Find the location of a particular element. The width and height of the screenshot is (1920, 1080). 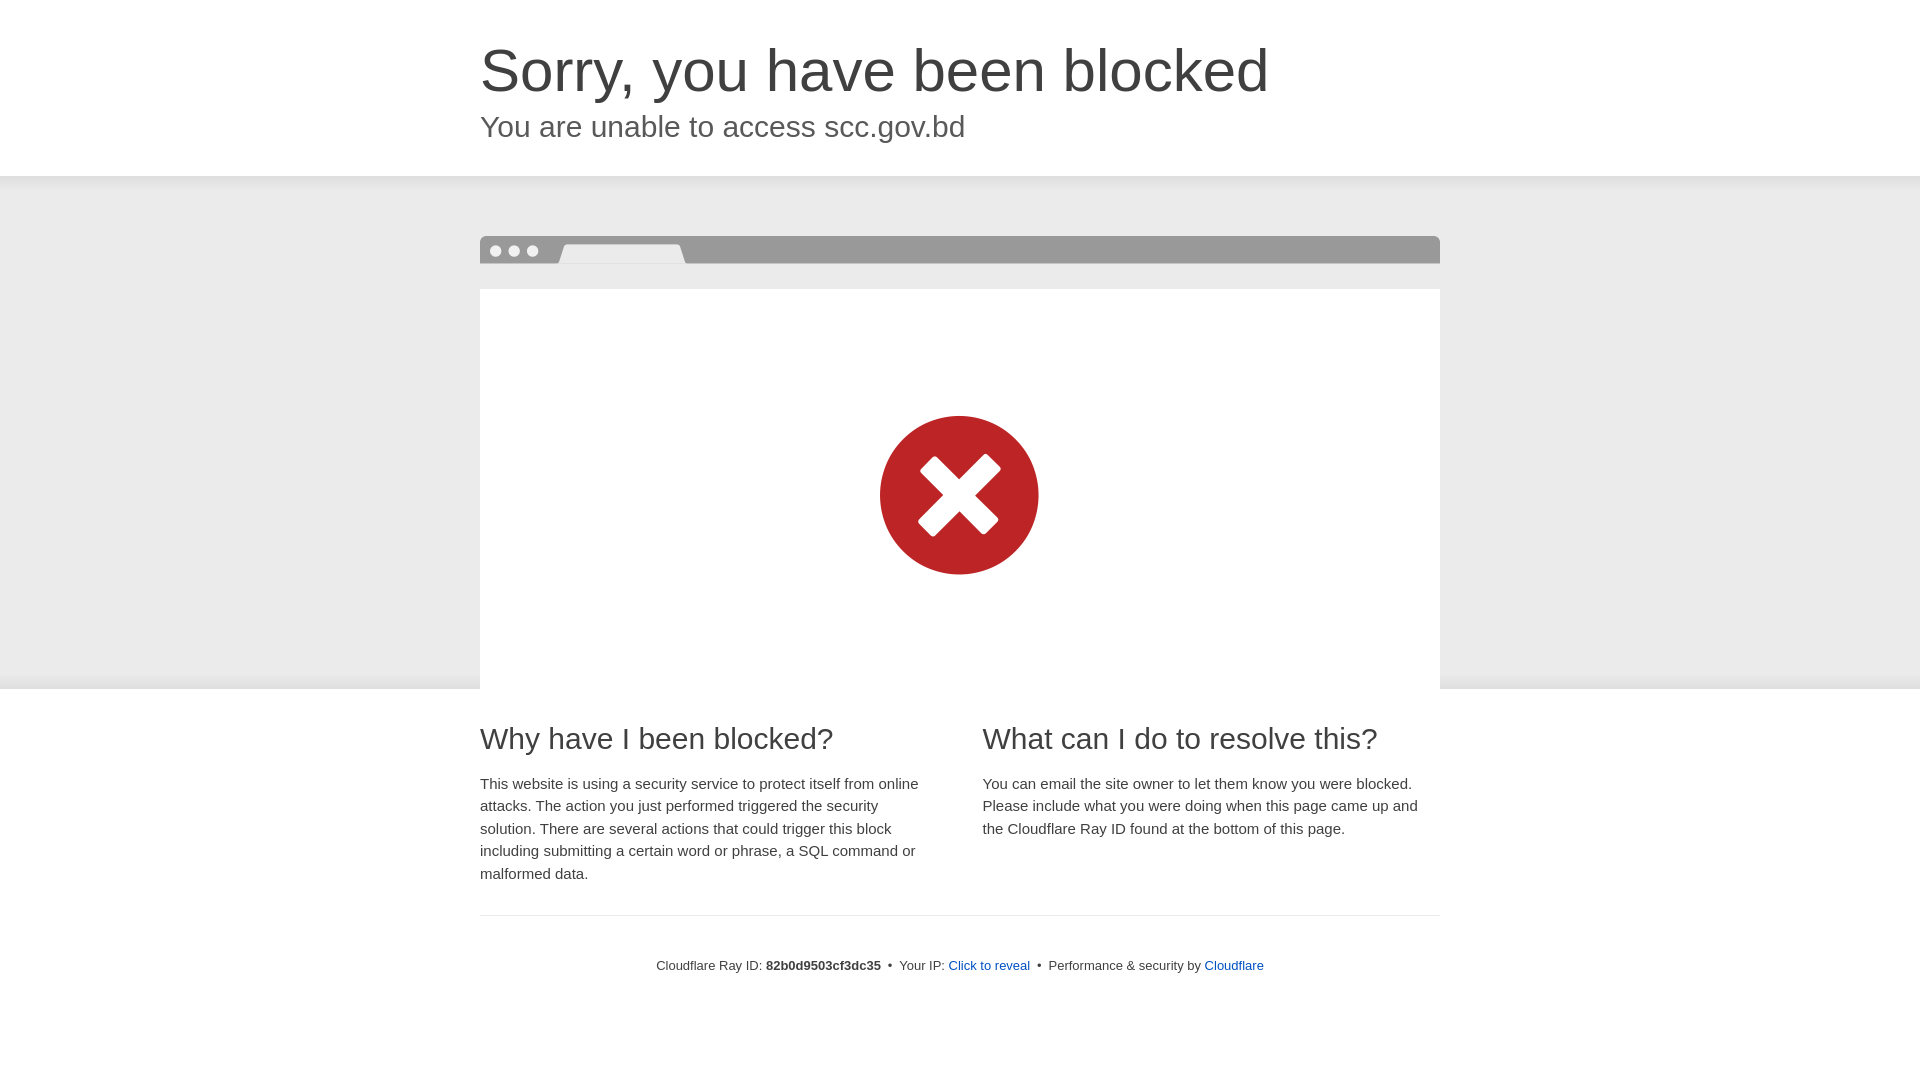

'Click to reveal' is located at coordinates (989, 964).